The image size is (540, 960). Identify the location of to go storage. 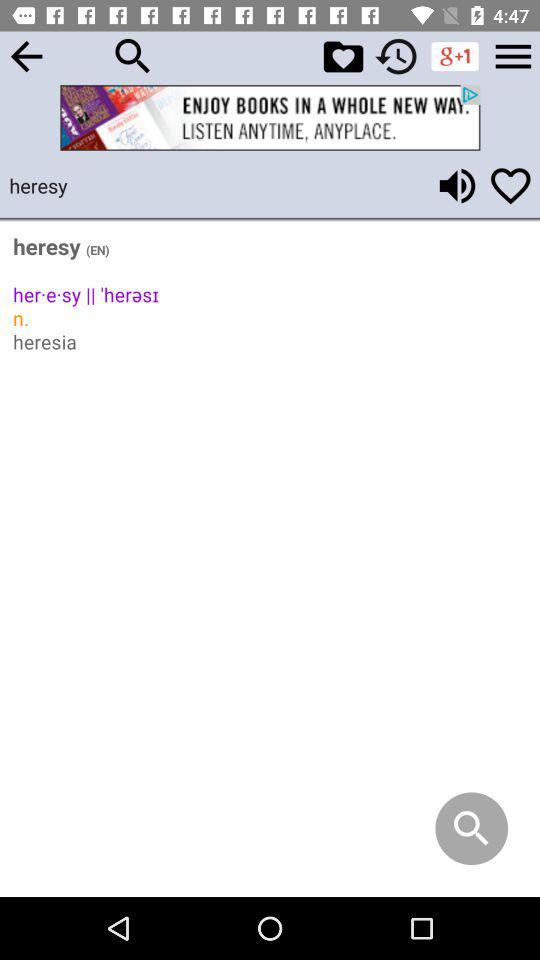
(513, 55).